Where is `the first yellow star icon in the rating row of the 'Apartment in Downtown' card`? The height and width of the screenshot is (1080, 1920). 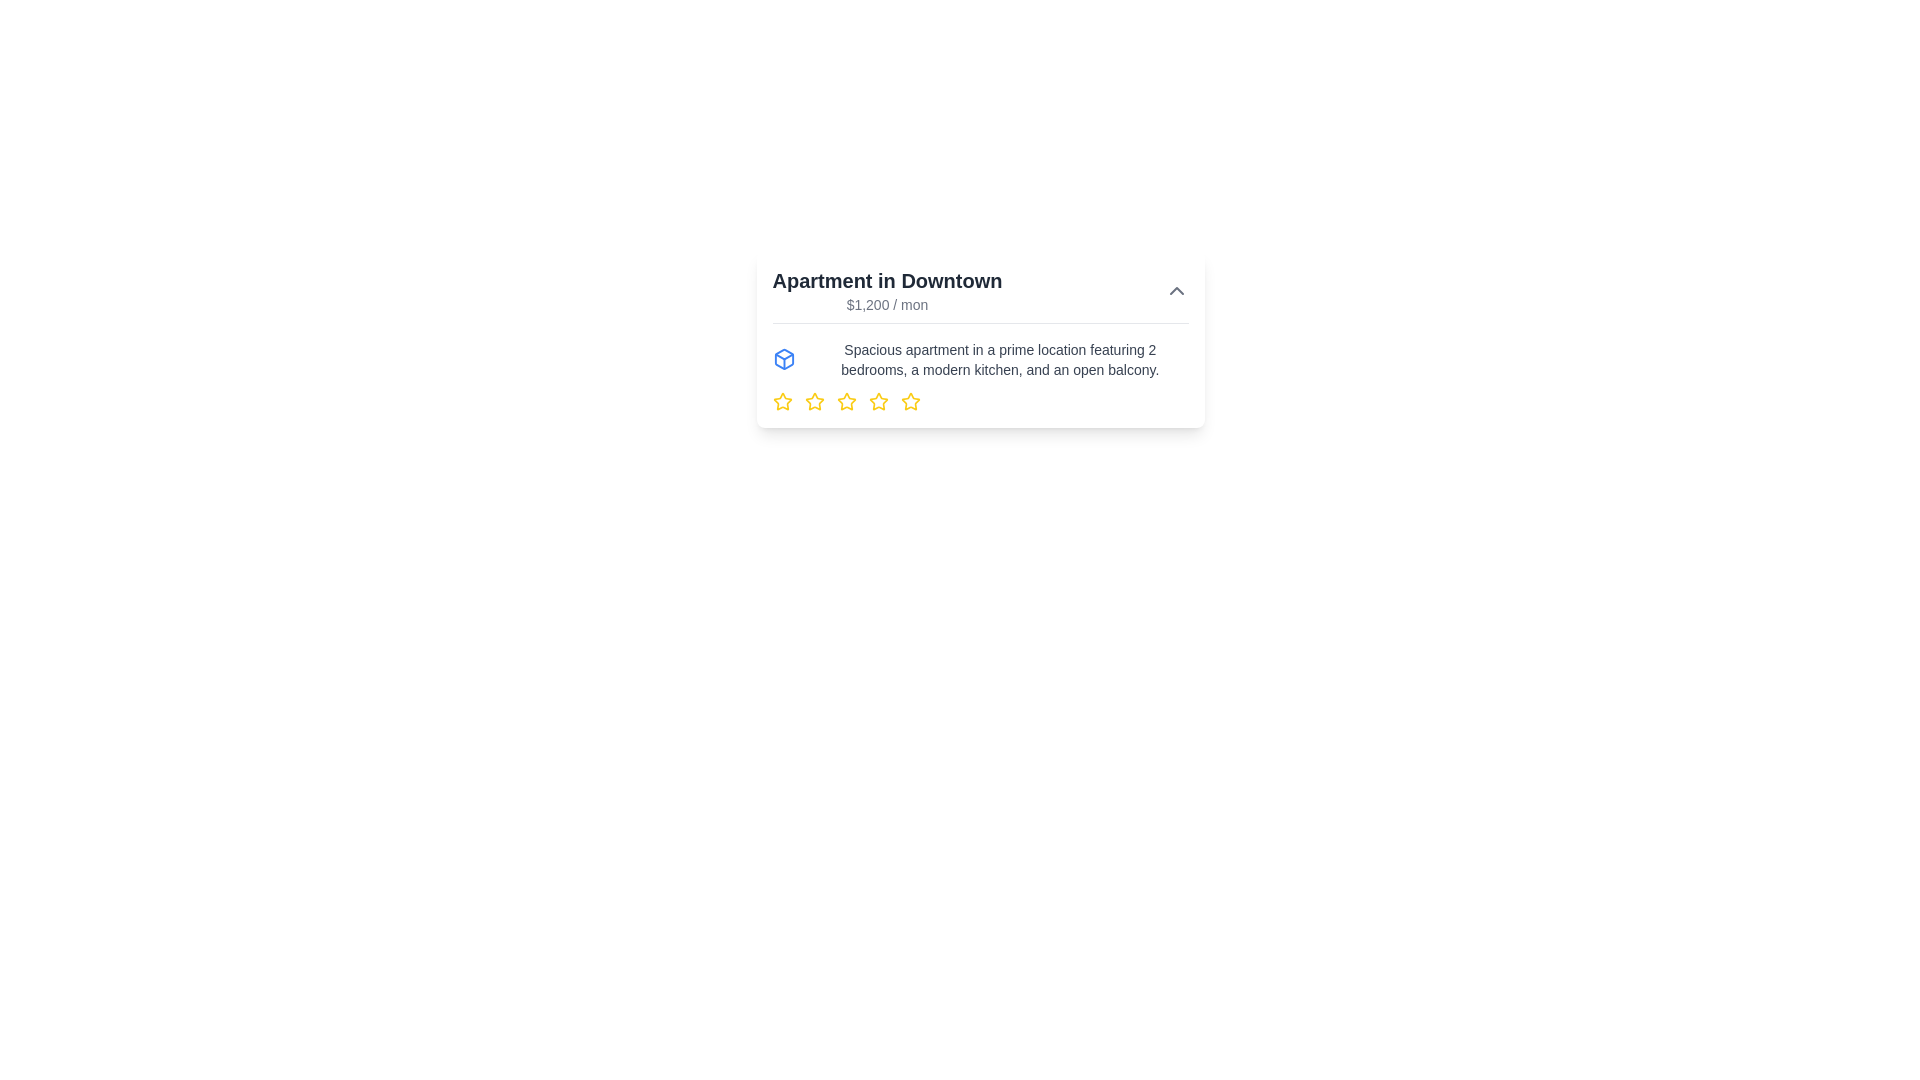
the first yellow star icon in the rating row of the 'Apartment in Downtown' card is located at coordinates (814, 401).